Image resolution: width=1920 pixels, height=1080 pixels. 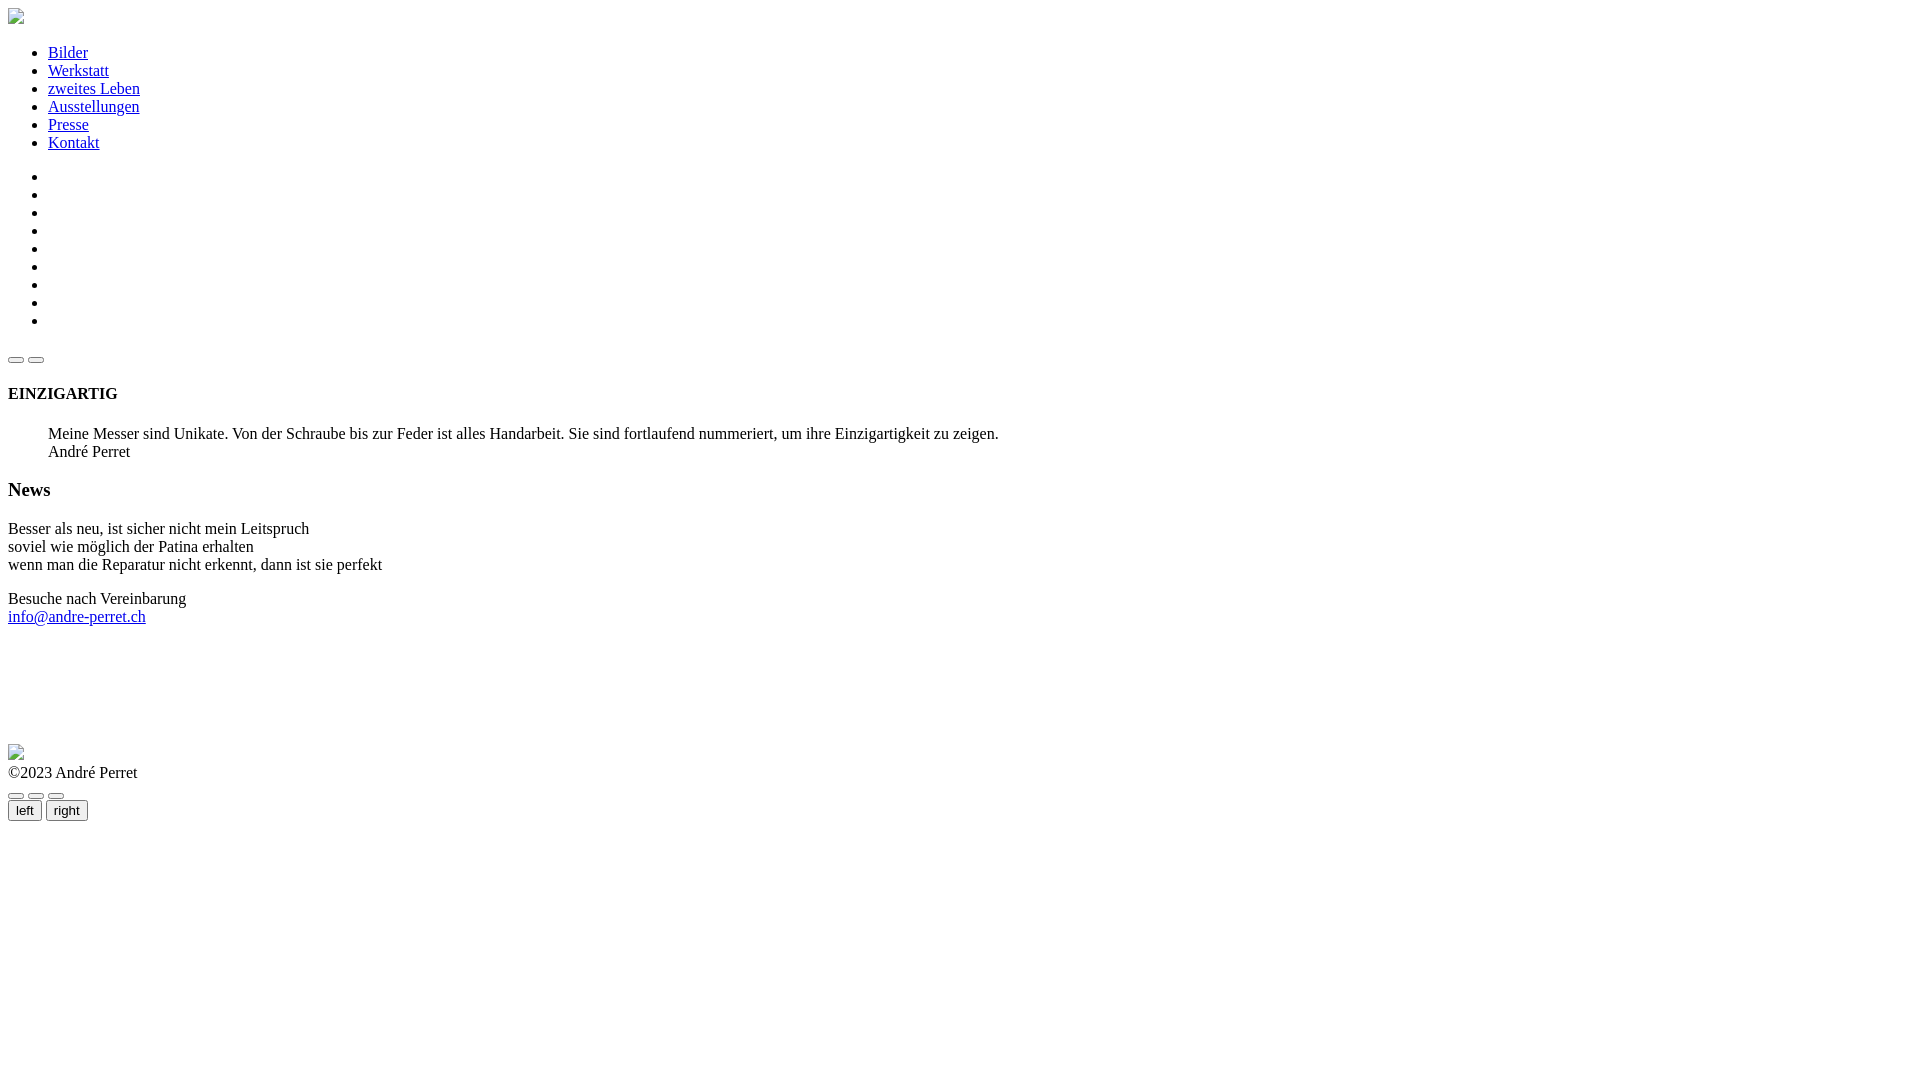 I want to click on 'info@andre-perret.ch', so click(x=76, y=615).